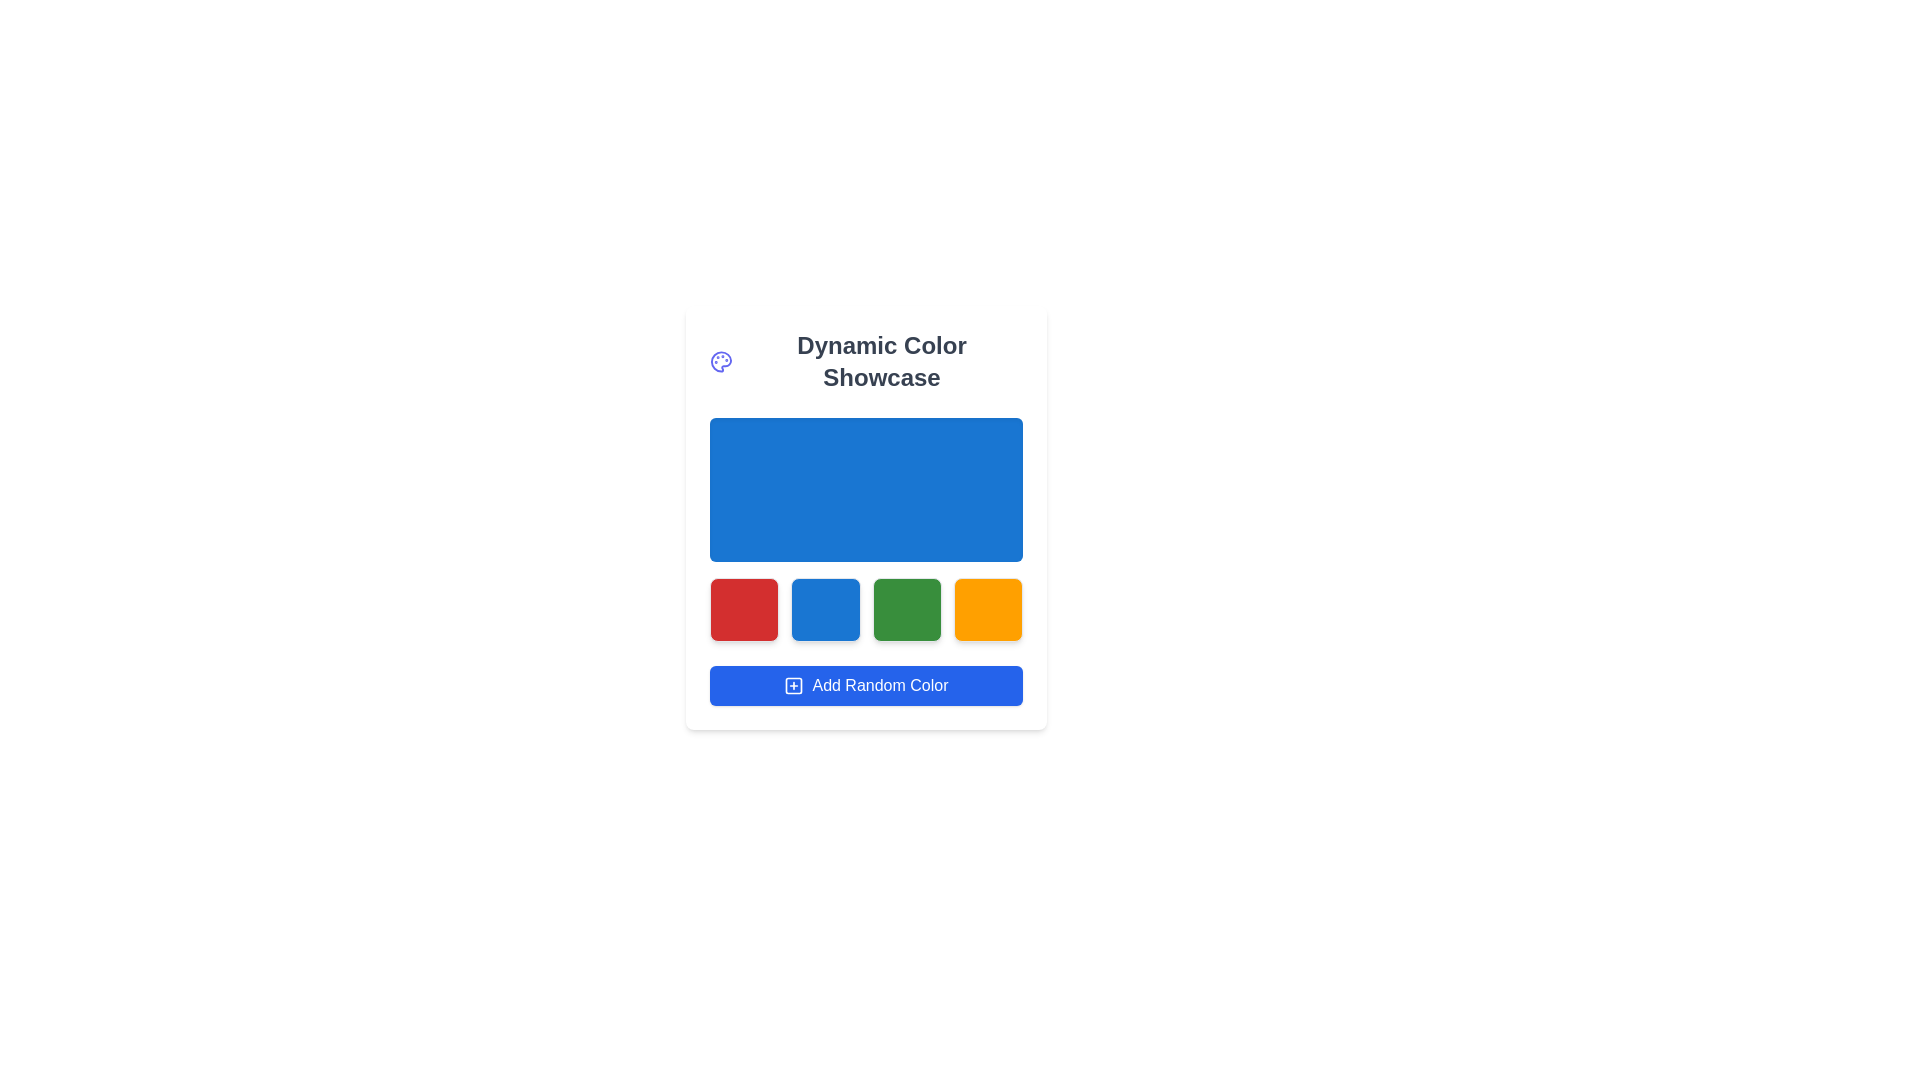  What do you see at coordinates (793, 685) in the screenshot?
I see `the '+' icon located within the blue 'Add Random Color' button, which indicates an action related to adding or increasing` at bounding box center [793, 685].